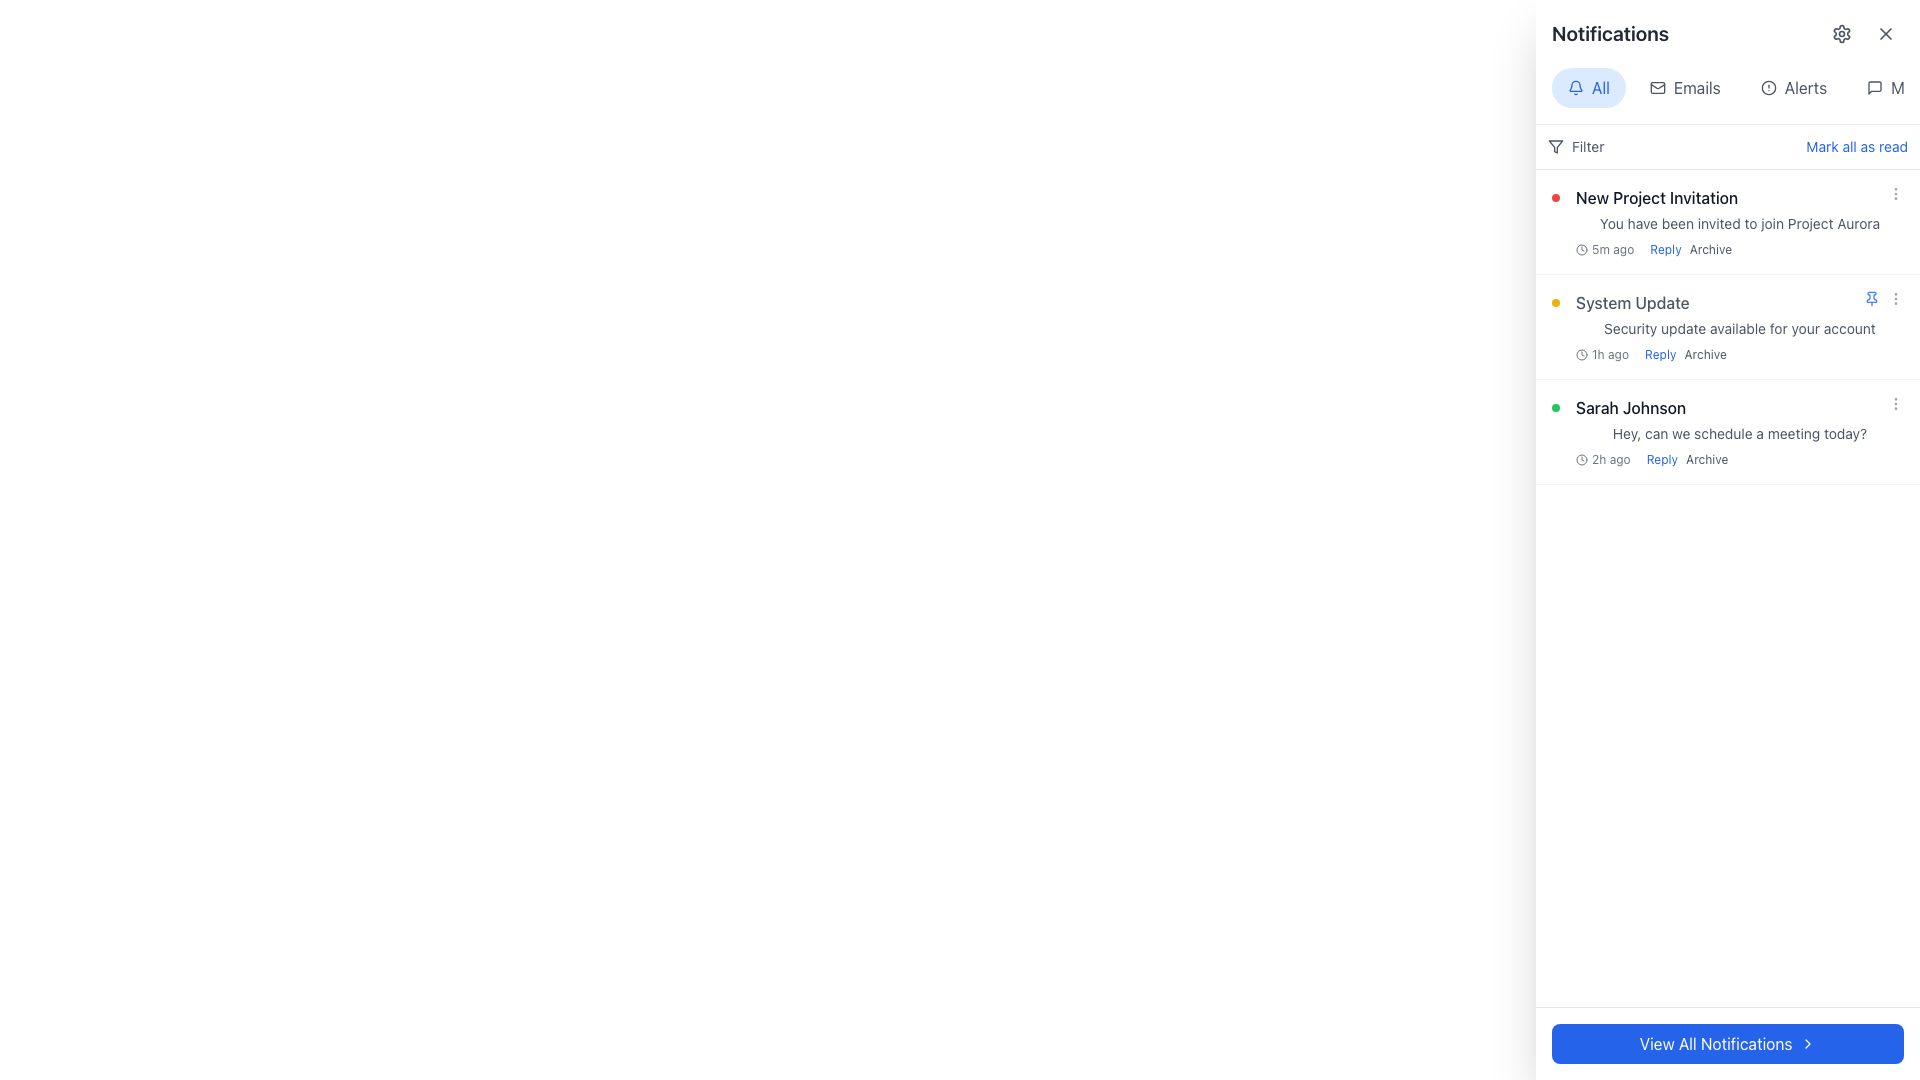 This screenshot has width=1920, height=1080. I want to click on the 'All' notifications filter button, which is the first button in the horizontal navigation bar at the top of the notification panel, featuring a blue background and a bell icon, so click(1587, 87).